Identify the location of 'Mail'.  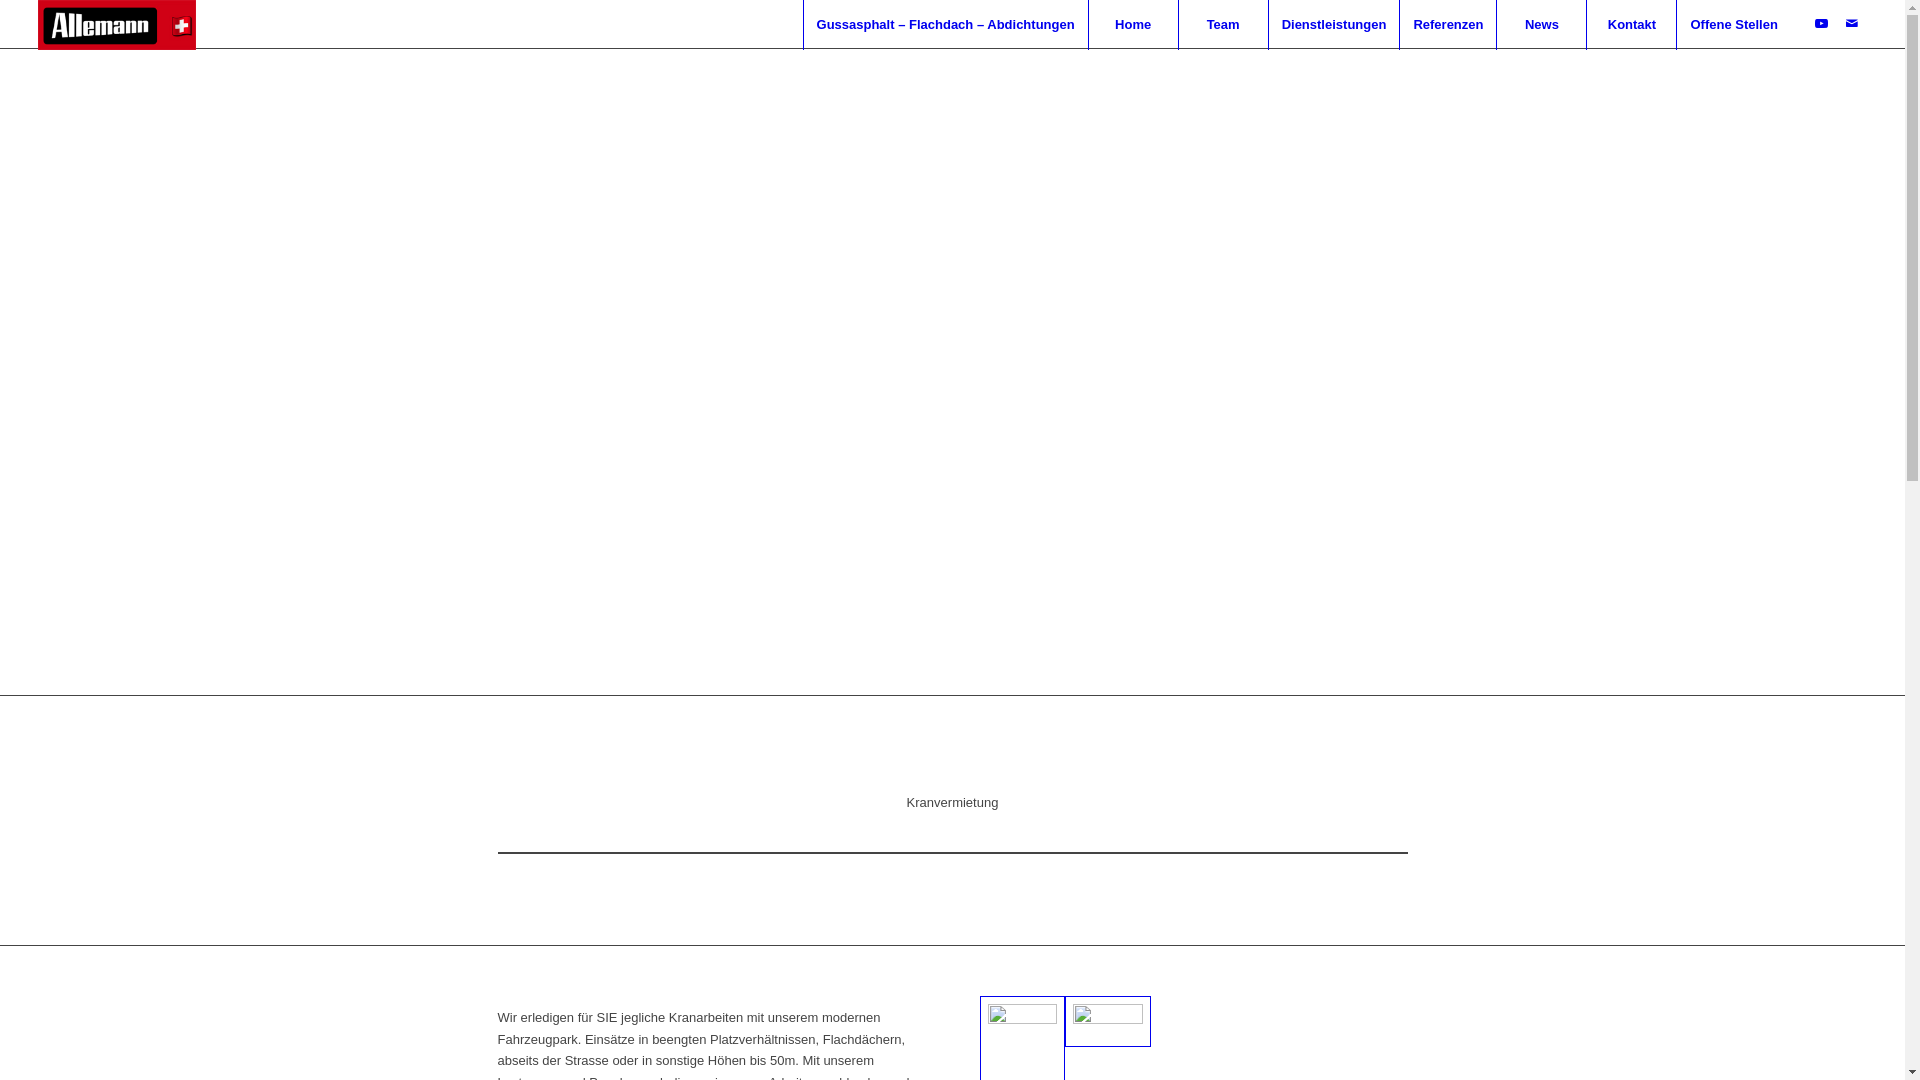
(1851, 23).